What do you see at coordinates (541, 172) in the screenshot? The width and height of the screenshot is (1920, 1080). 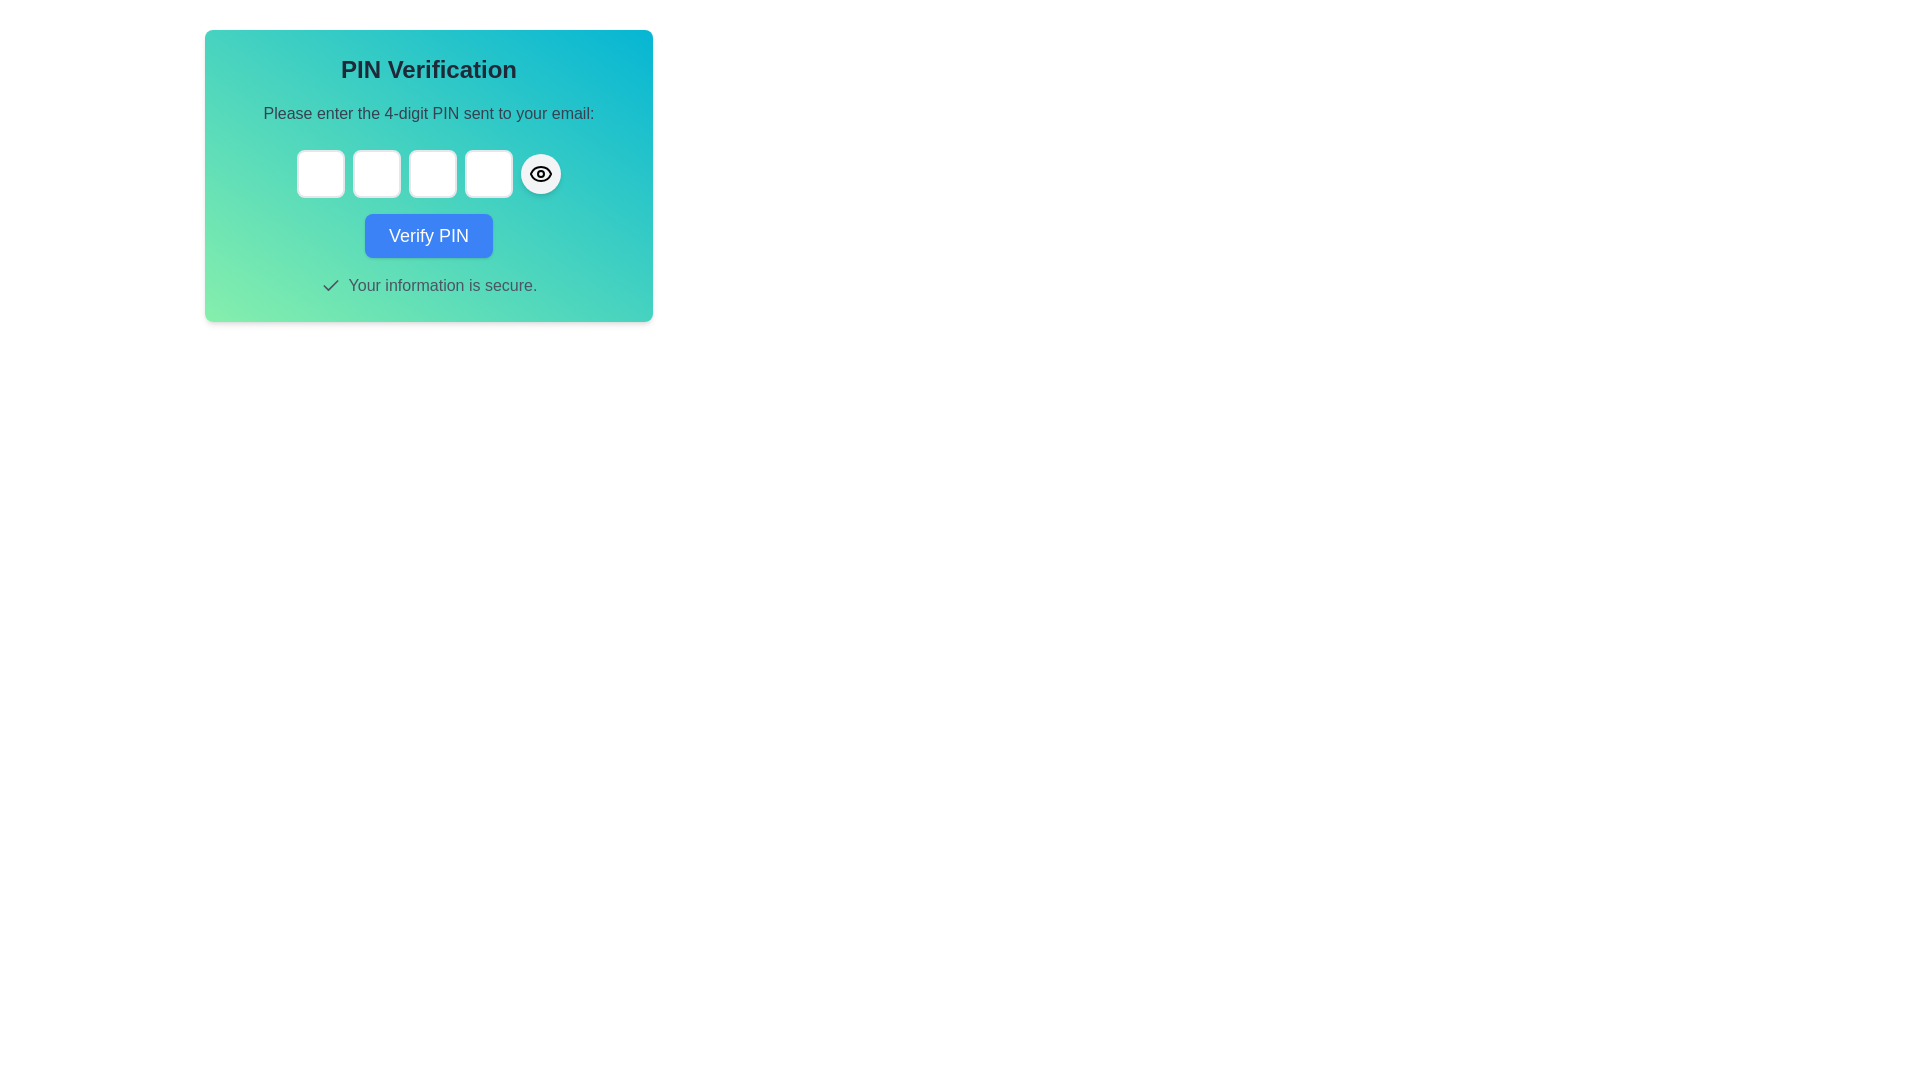 I see `the button` at bounding box center [541, 172].